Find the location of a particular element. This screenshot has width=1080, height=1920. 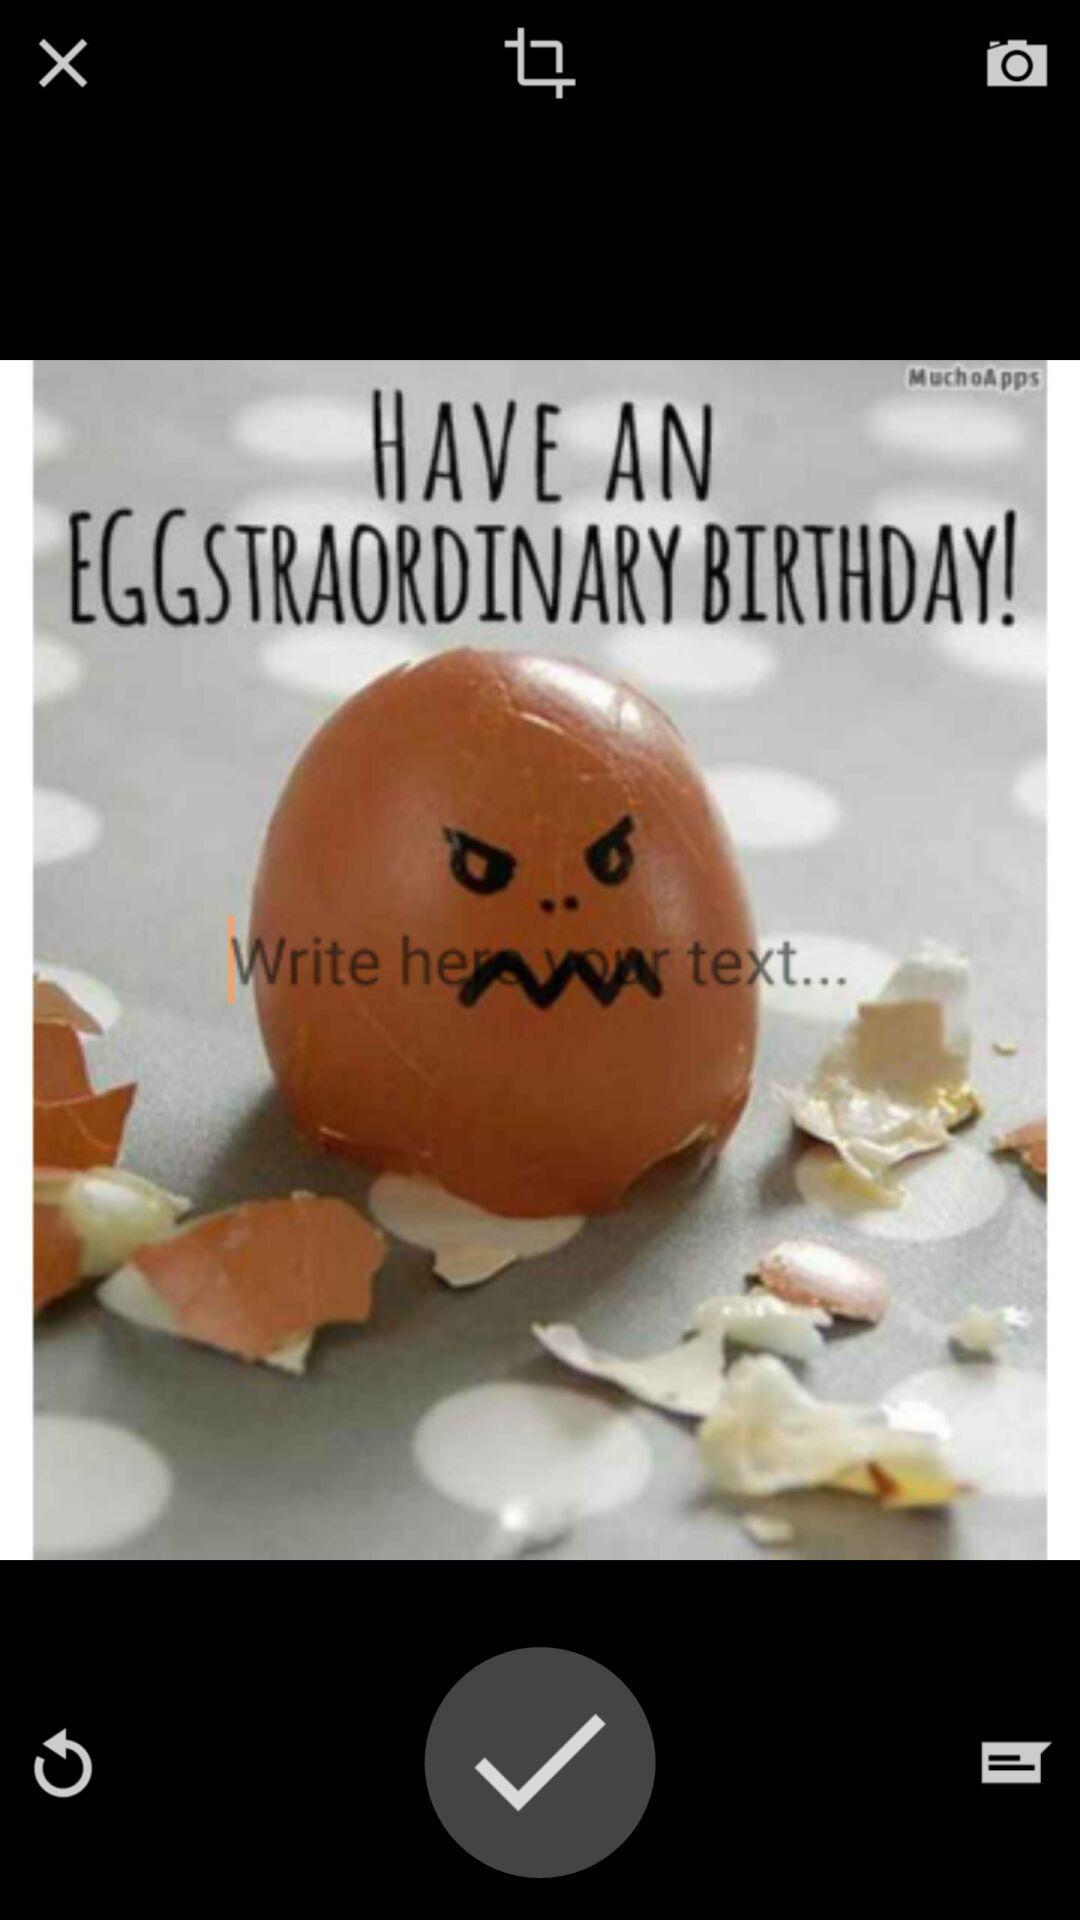

edit is located at coordinates (540, 62).